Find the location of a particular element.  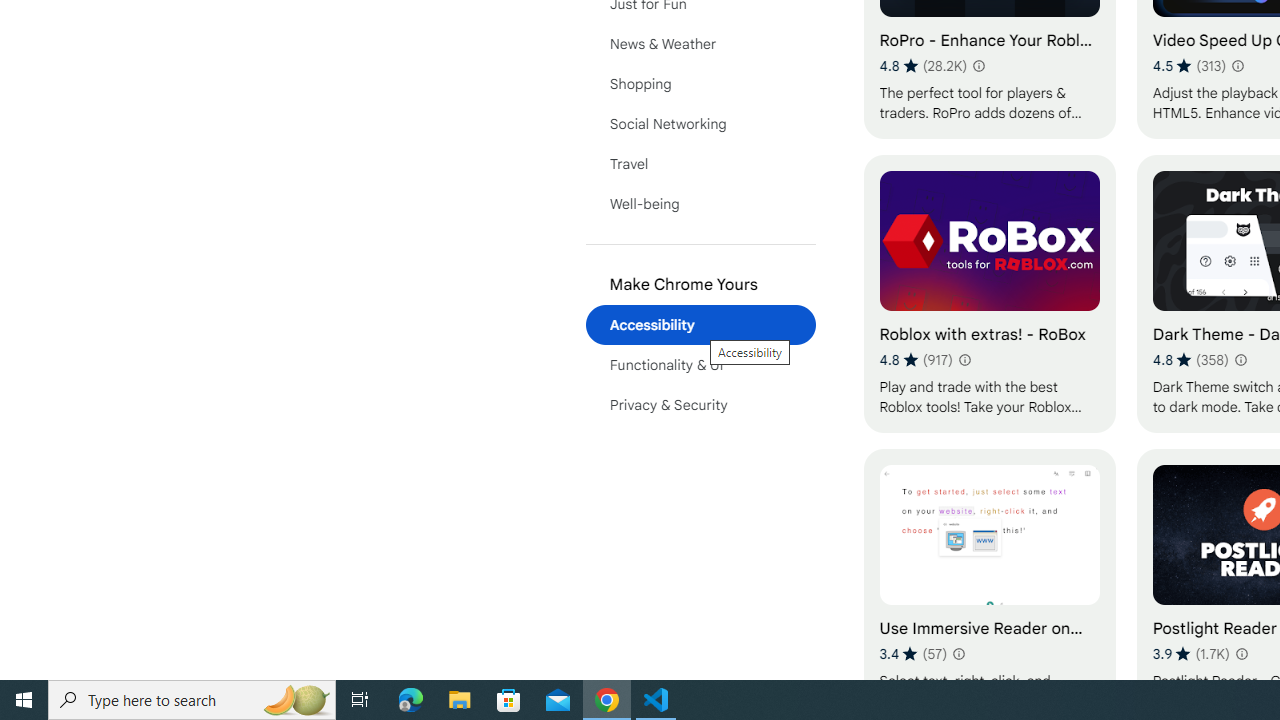

'Roblox with extras! - RoBox' is located at coordinates (989, 293).